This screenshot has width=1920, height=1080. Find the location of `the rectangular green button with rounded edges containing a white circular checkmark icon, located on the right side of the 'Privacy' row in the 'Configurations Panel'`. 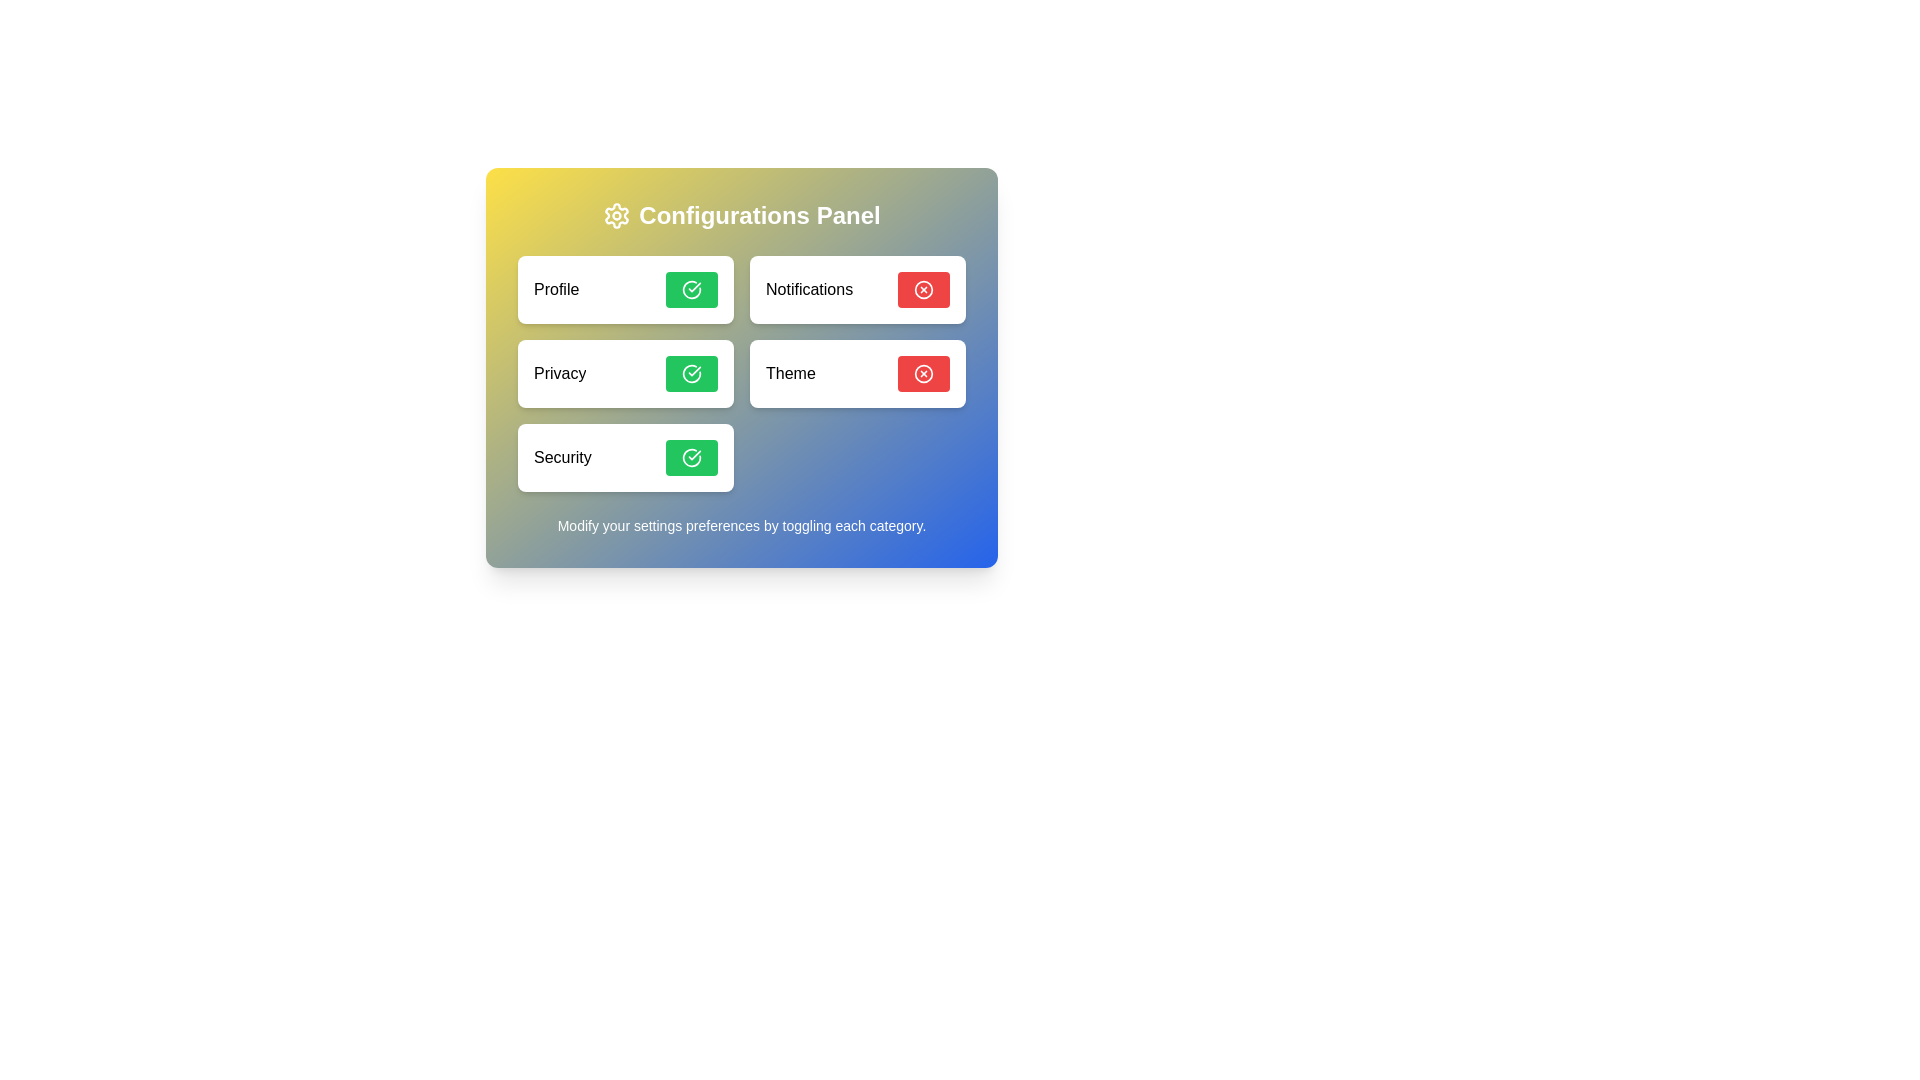

the rectangular green button with rounded edges containing a white circular checkmark icon, located on the right side of the 'Privacy' row in the 'Configurations Panel' is located at coordinates (691, 374).